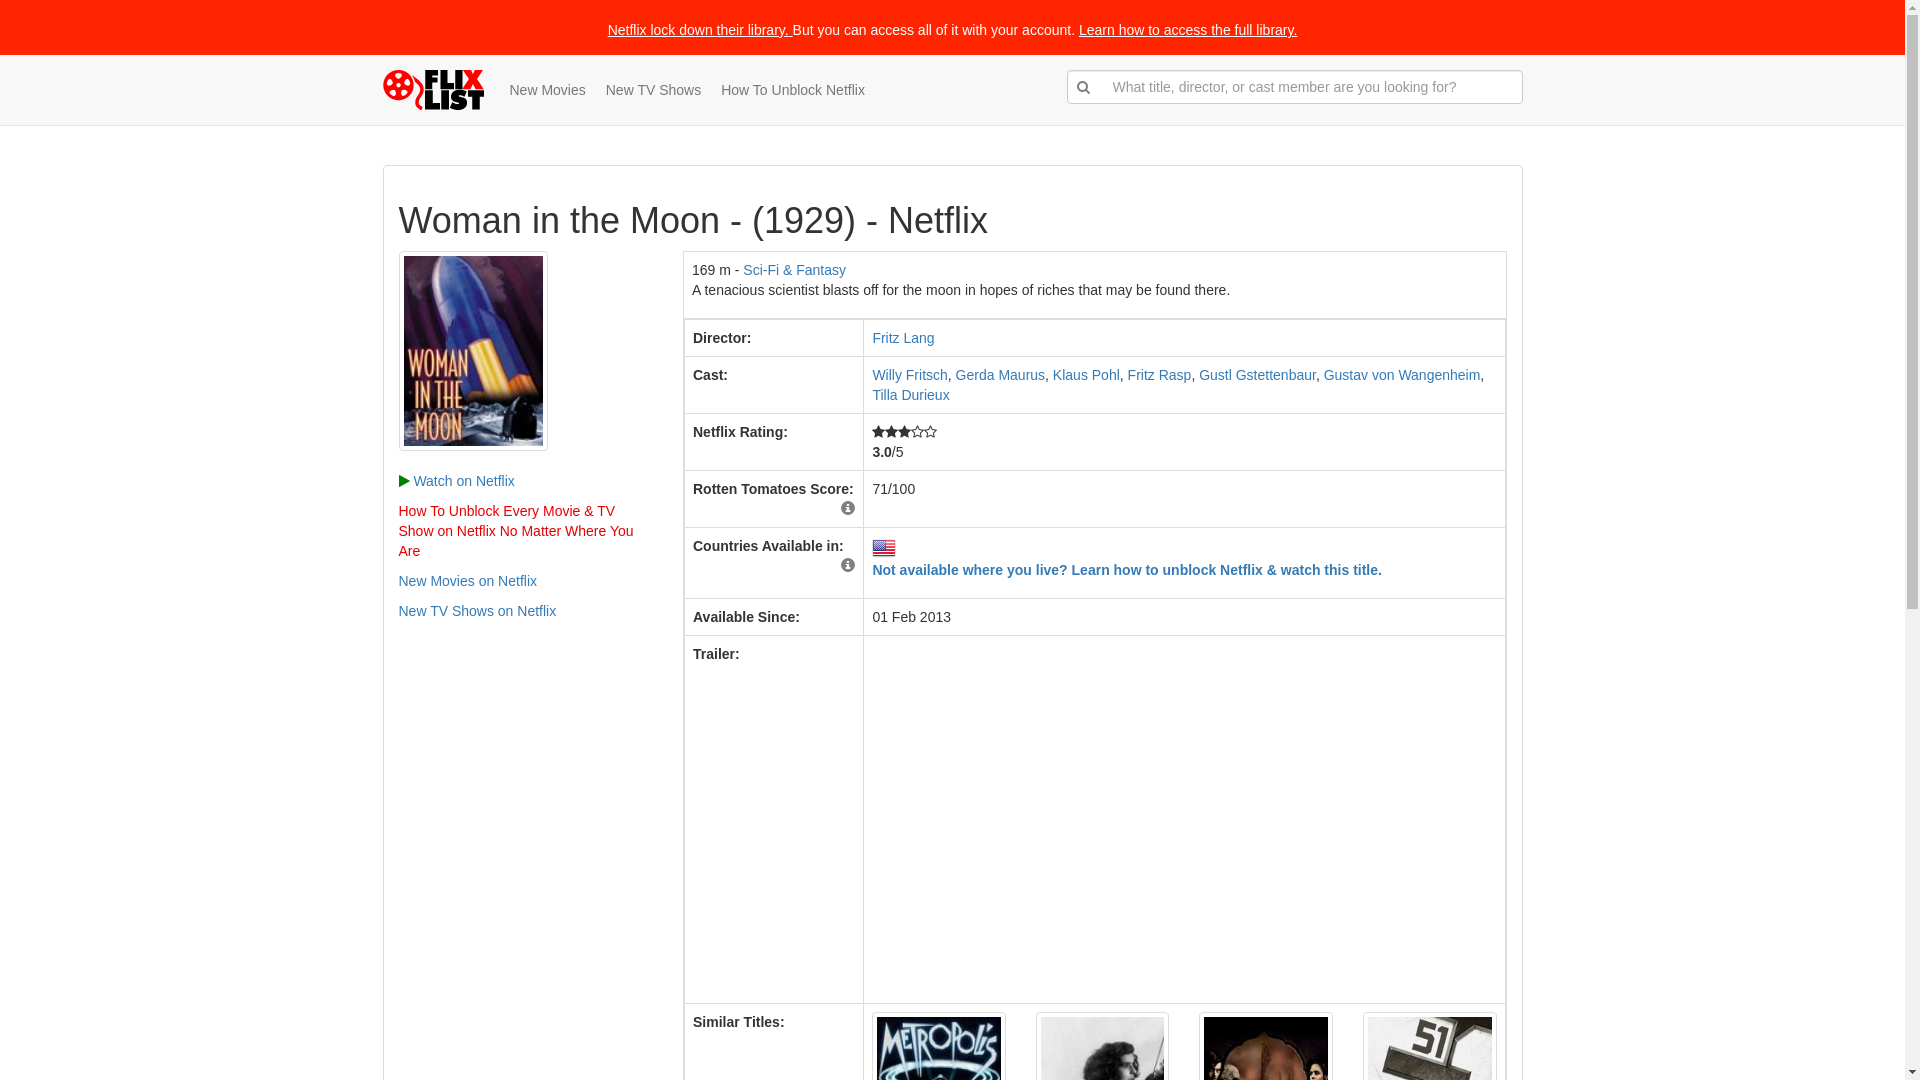 The height and width of the screenshot is (1080, 1920). What do you see at coordinates (1128, 374) in the screenshot?
I see `'Fritz Rasp'` at bounding box center [1128, 374].